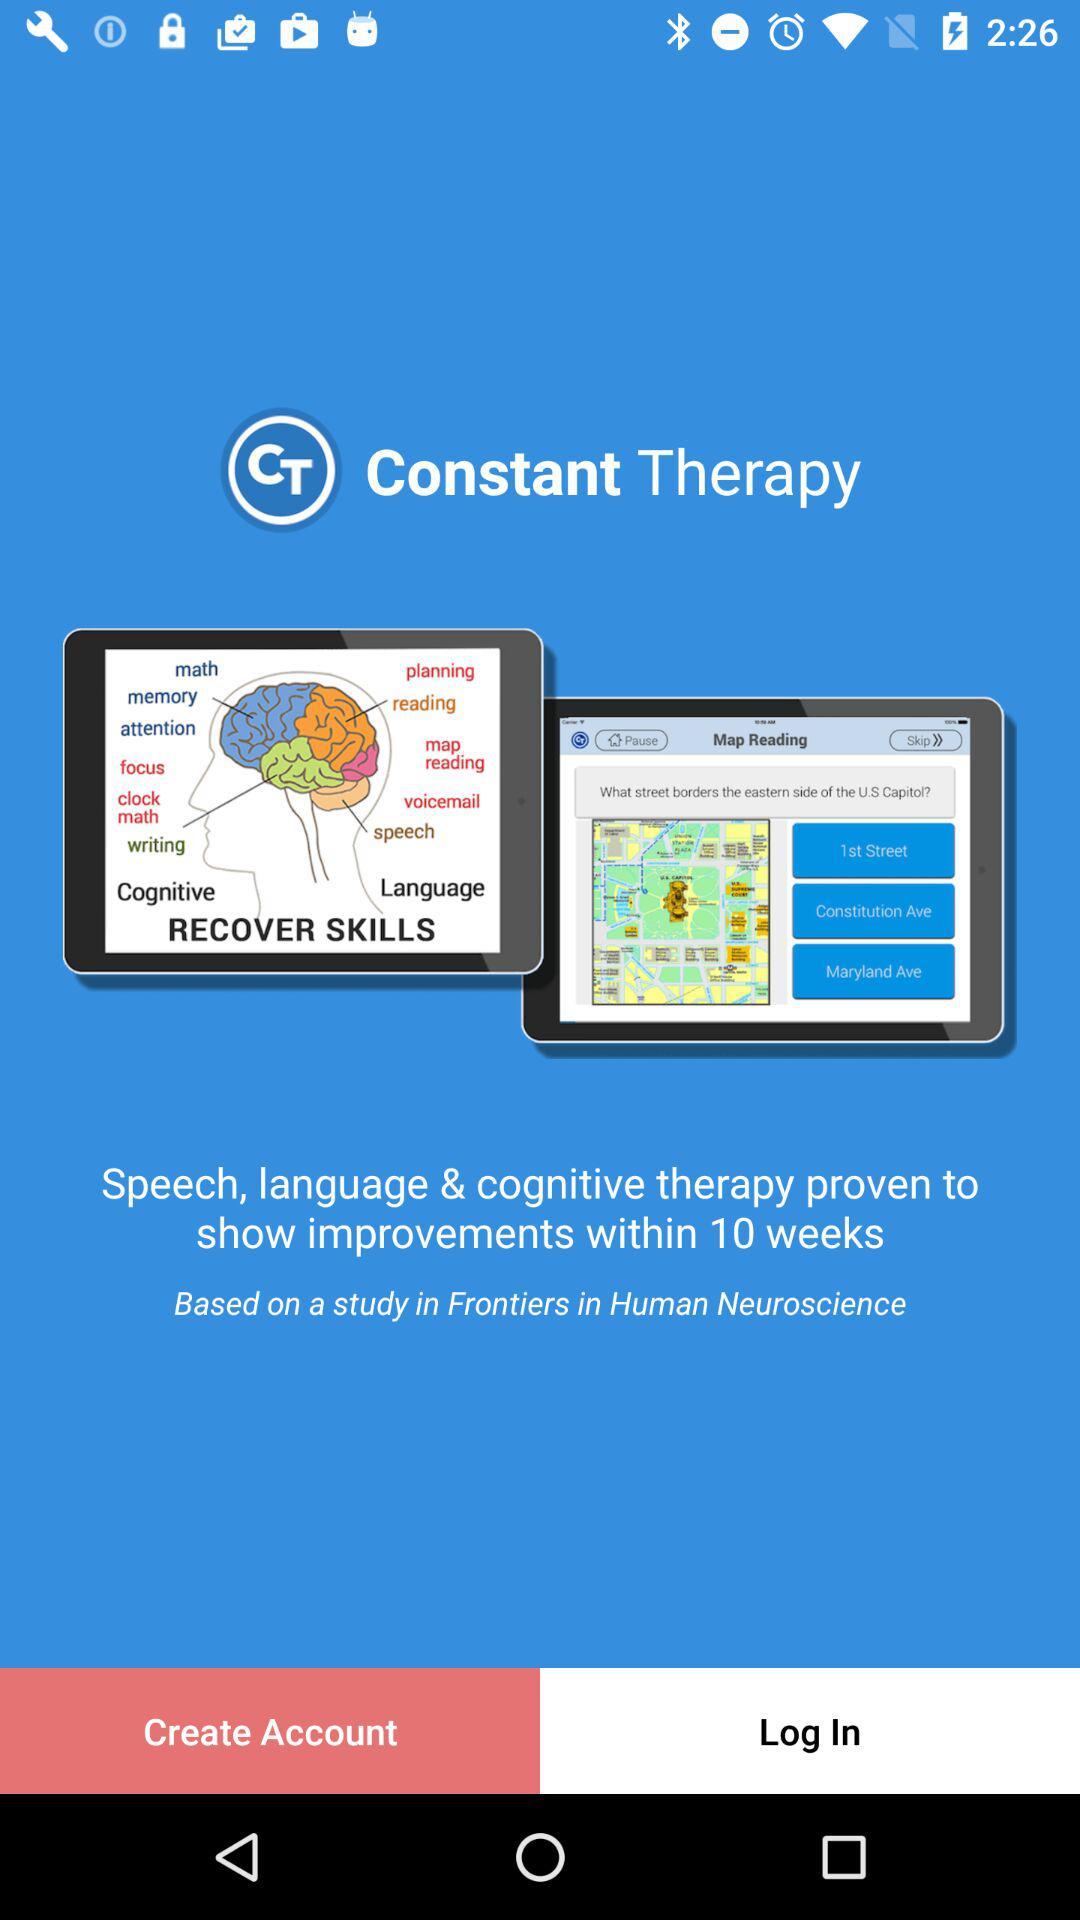  Describe the element at coordinates (270, 1730) in the screenshot. I see `the icon next to the log in item` at that location.